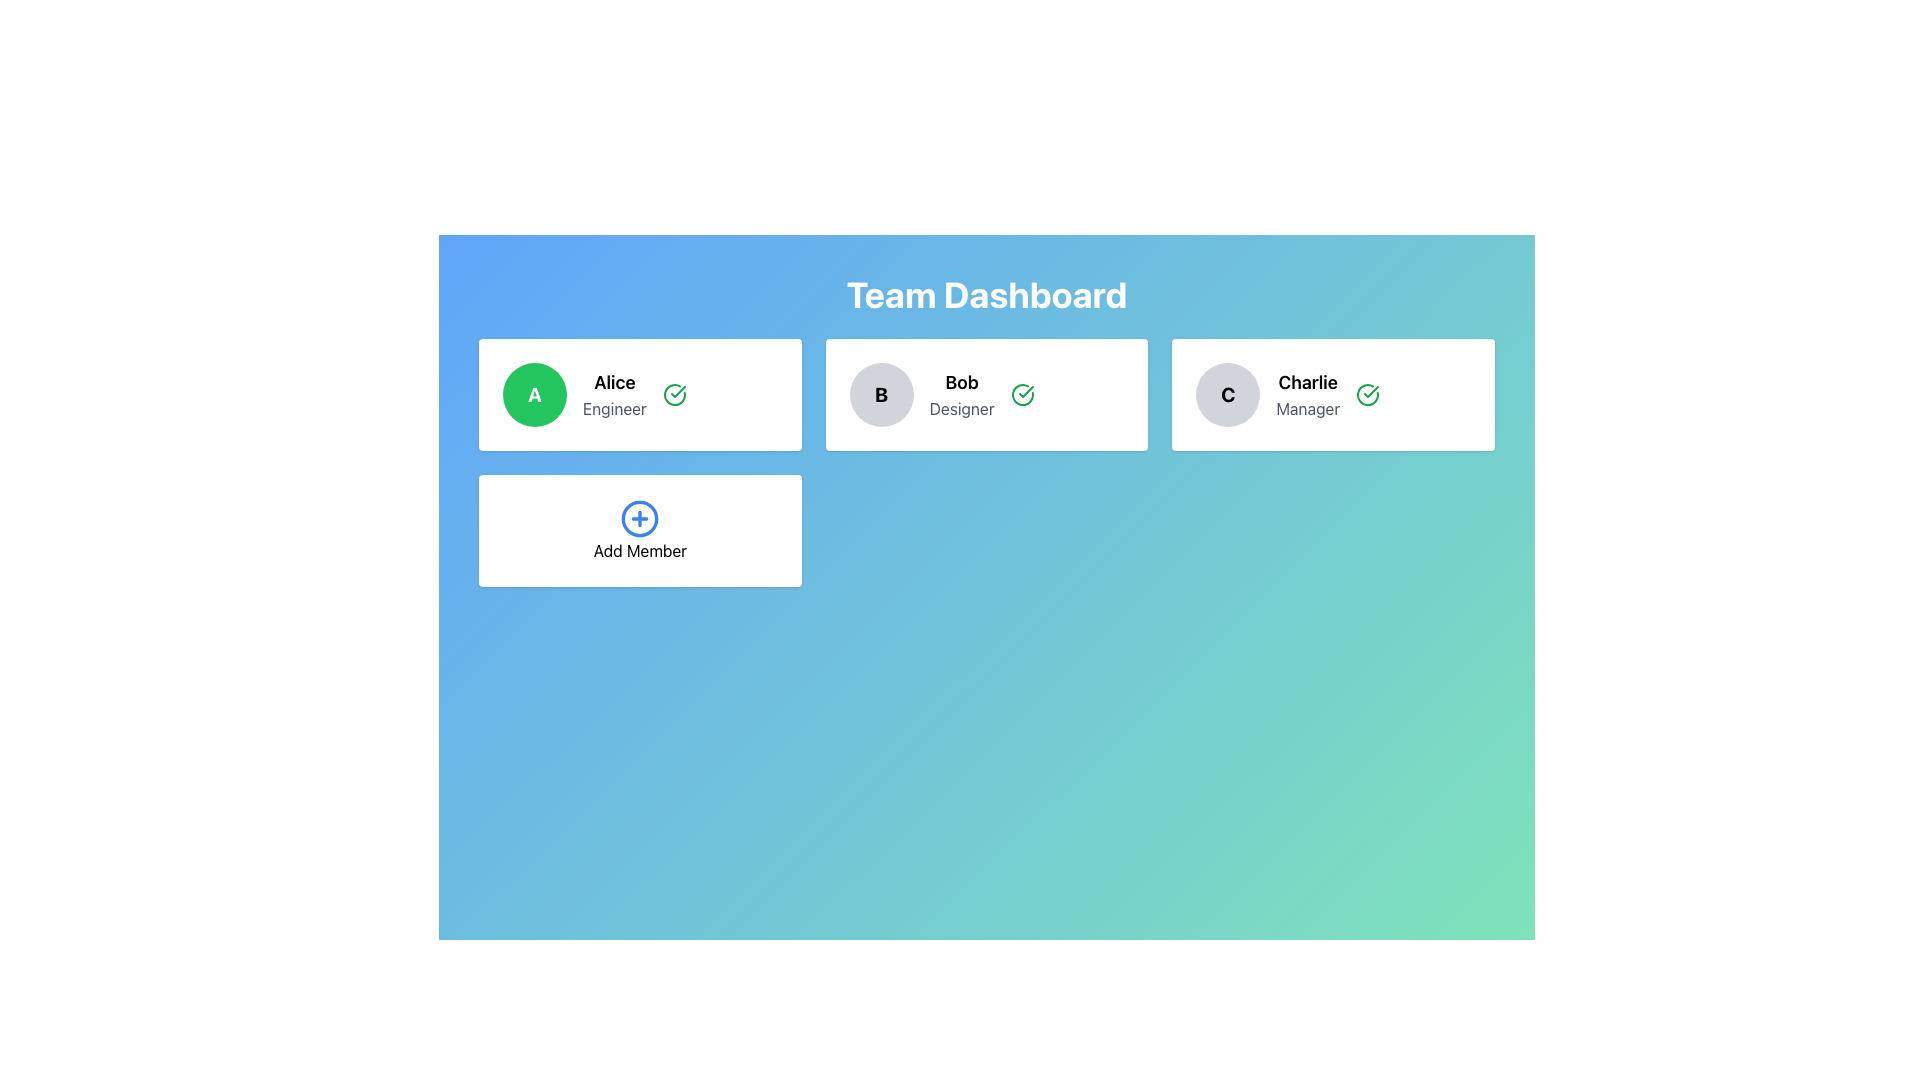 This screenshot has height=1080, width=1920. I want to click on text 'Charlie' displayed in the first line of the card for the team dashboard, located on the rightmost side of the top row of cards, so click(1308, 382).